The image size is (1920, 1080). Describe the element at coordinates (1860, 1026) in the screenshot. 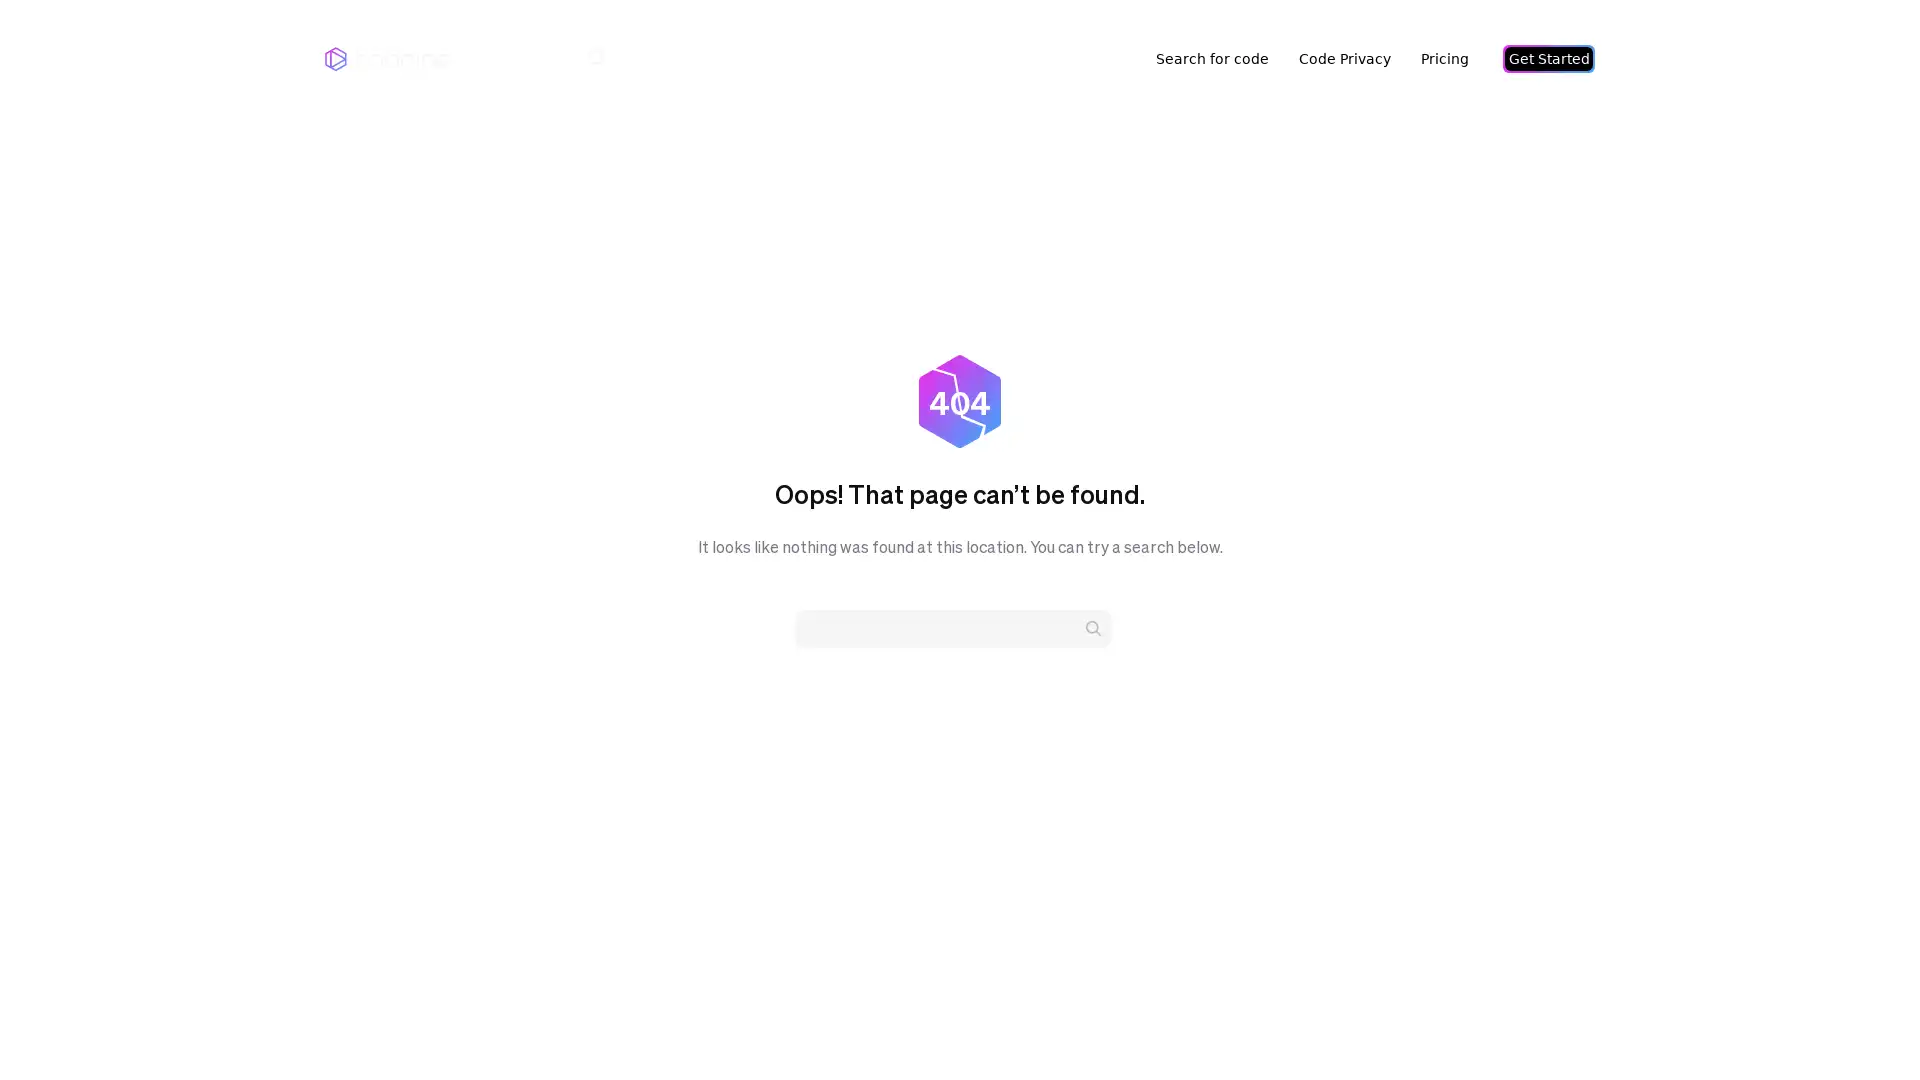

I see `Open` at that location.